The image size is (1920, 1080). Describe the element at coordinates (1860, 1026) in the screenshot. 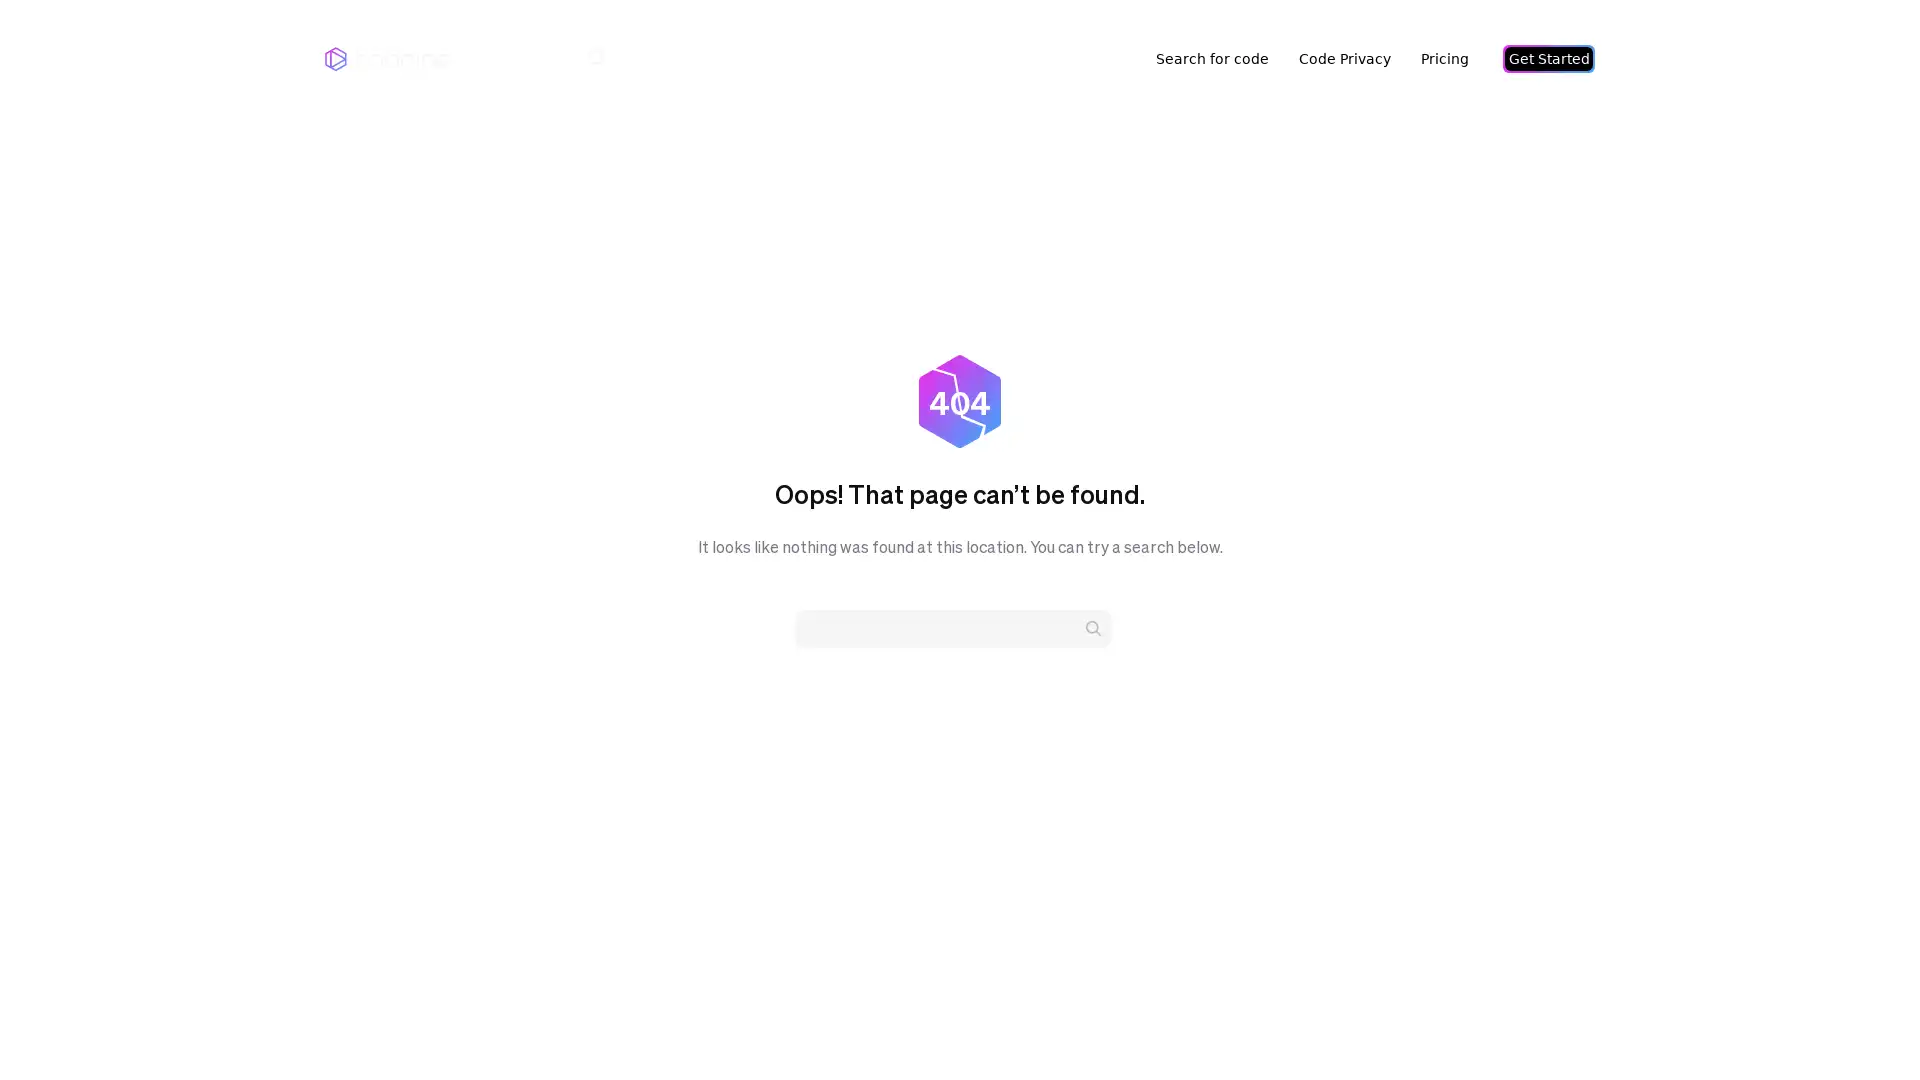

I see `Open` at that location.